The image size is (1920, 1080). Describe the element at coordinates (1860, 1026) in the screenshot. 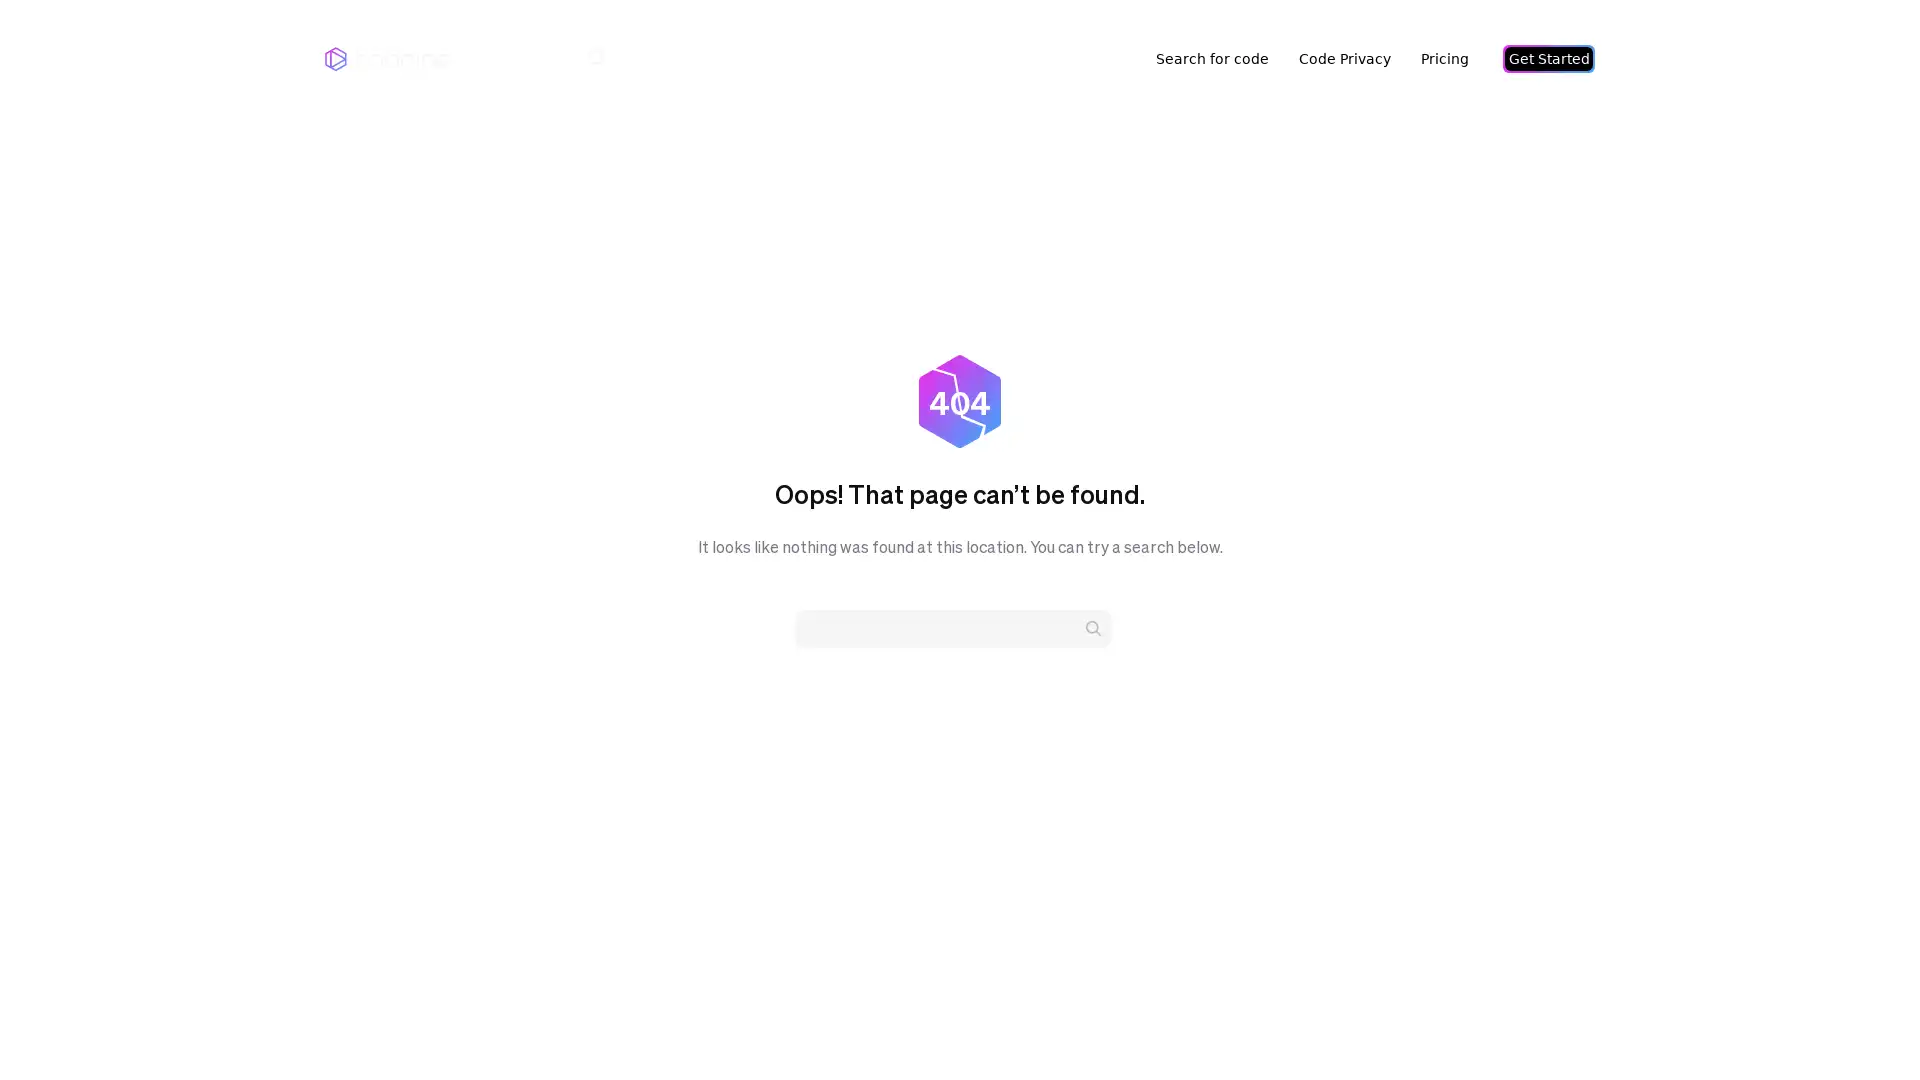

I see `Open` at that location.